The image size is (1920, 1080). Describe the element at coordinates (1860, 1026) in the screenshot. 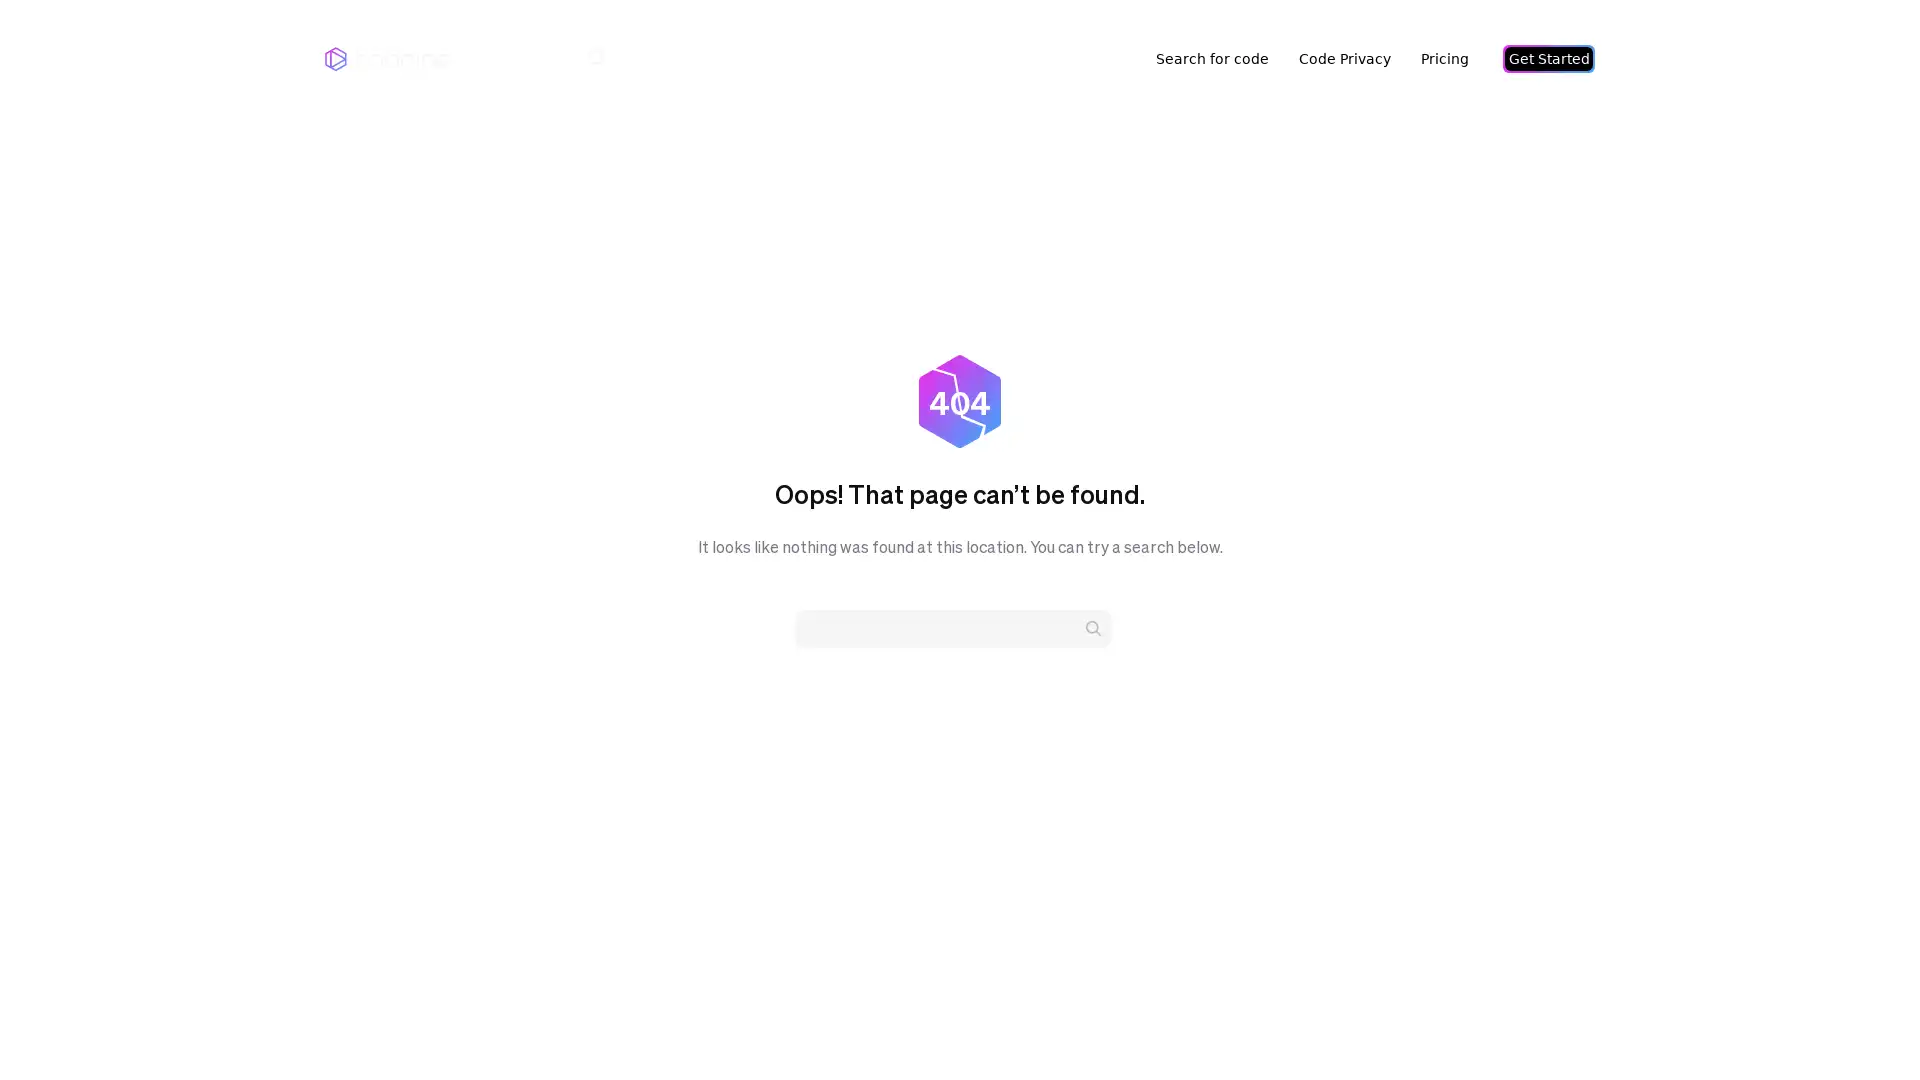

I see `Open` at that location.